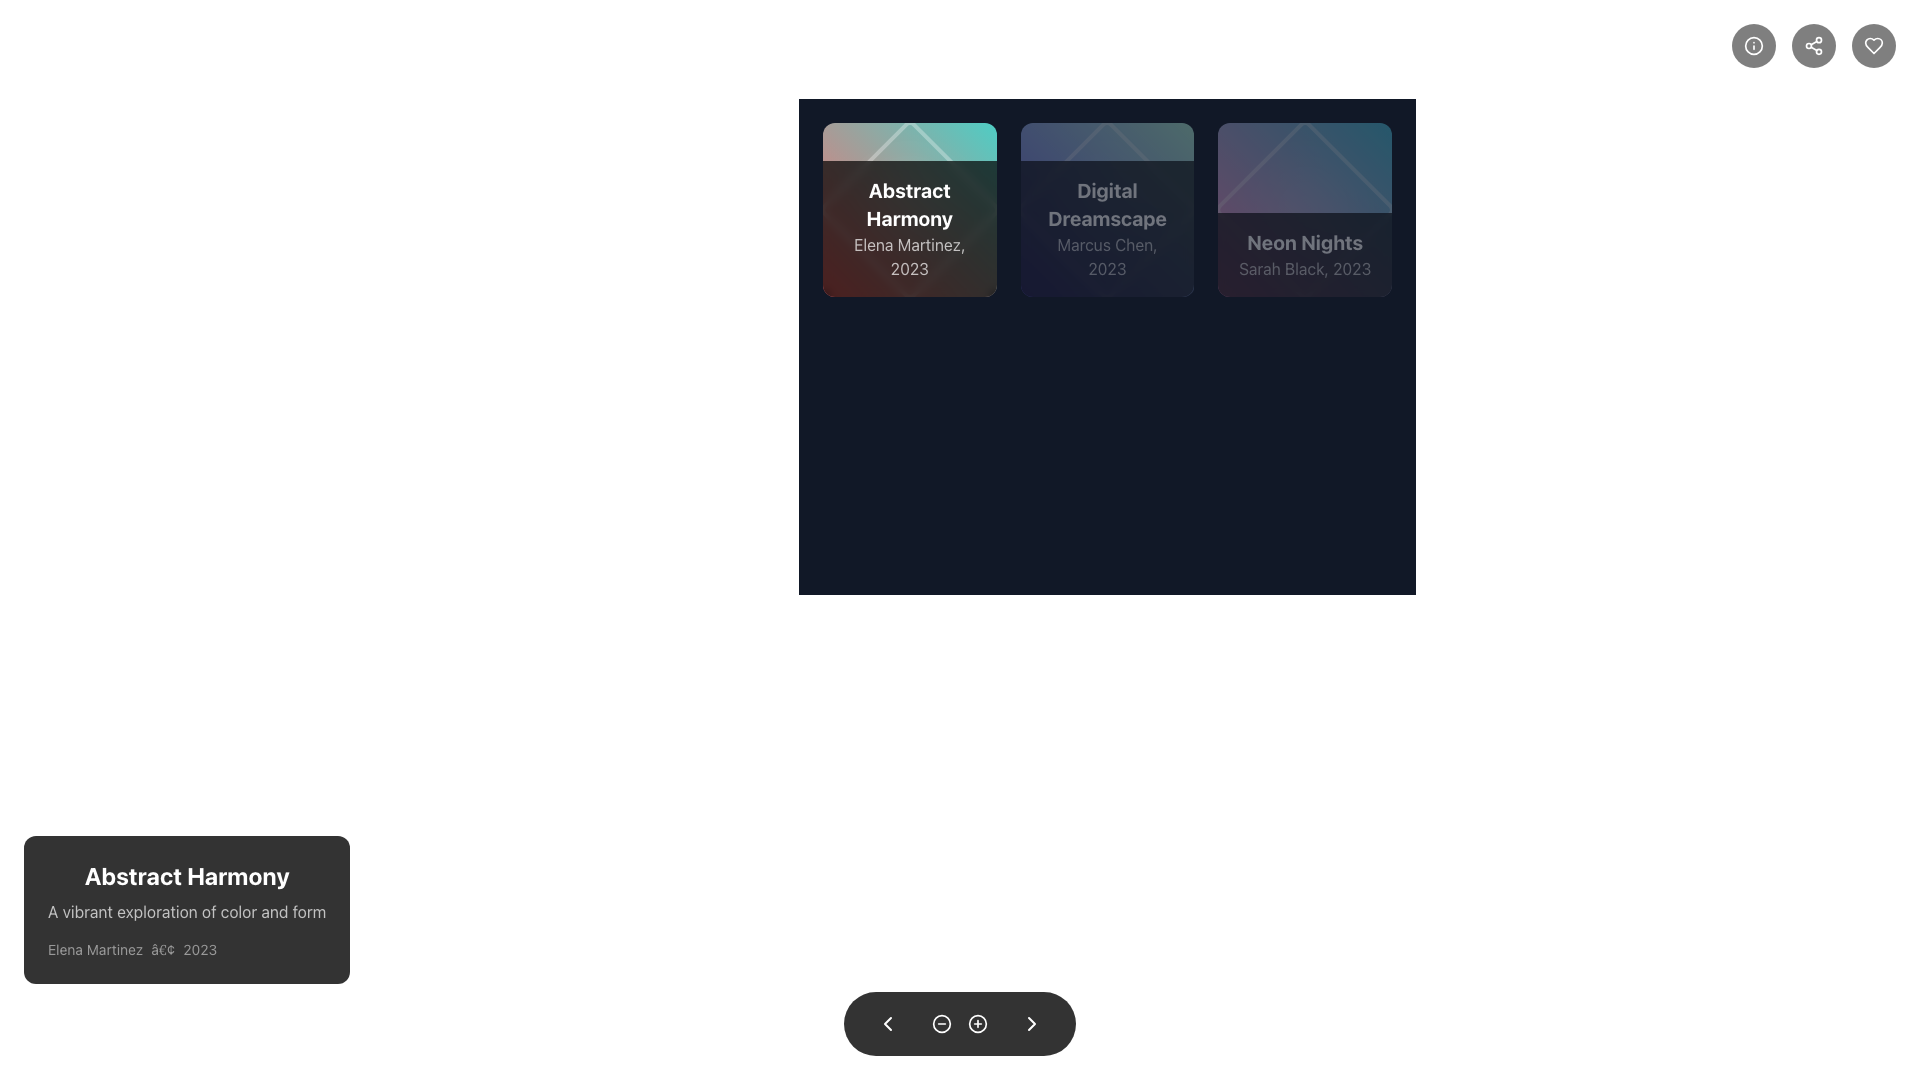  Describe the element at coordinates (1032, 1023) in the screenshot. I see `the small chevron-shaped arrow button pointing to the right, which is the last icon in a horizontal control bar at the center bottom of the interface` at that location.